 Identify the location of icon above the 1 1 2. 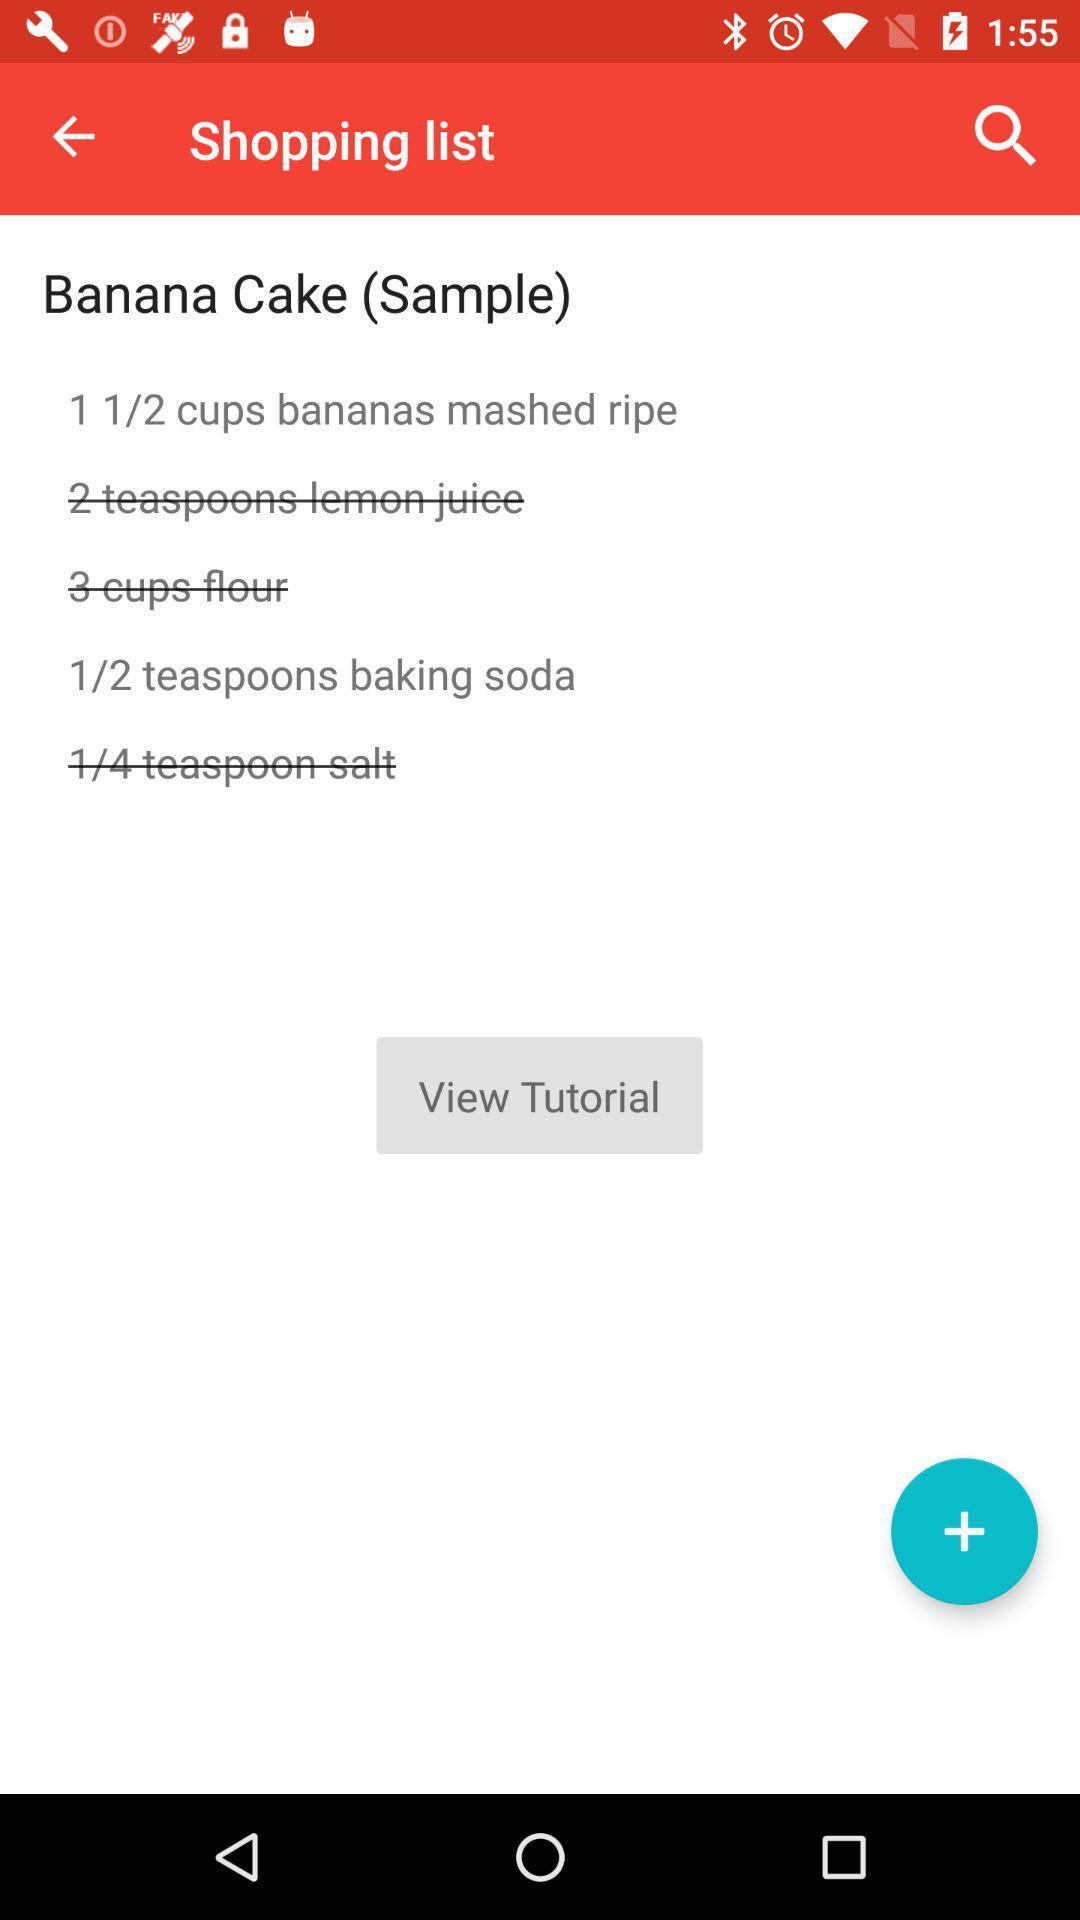
(1006, 135).